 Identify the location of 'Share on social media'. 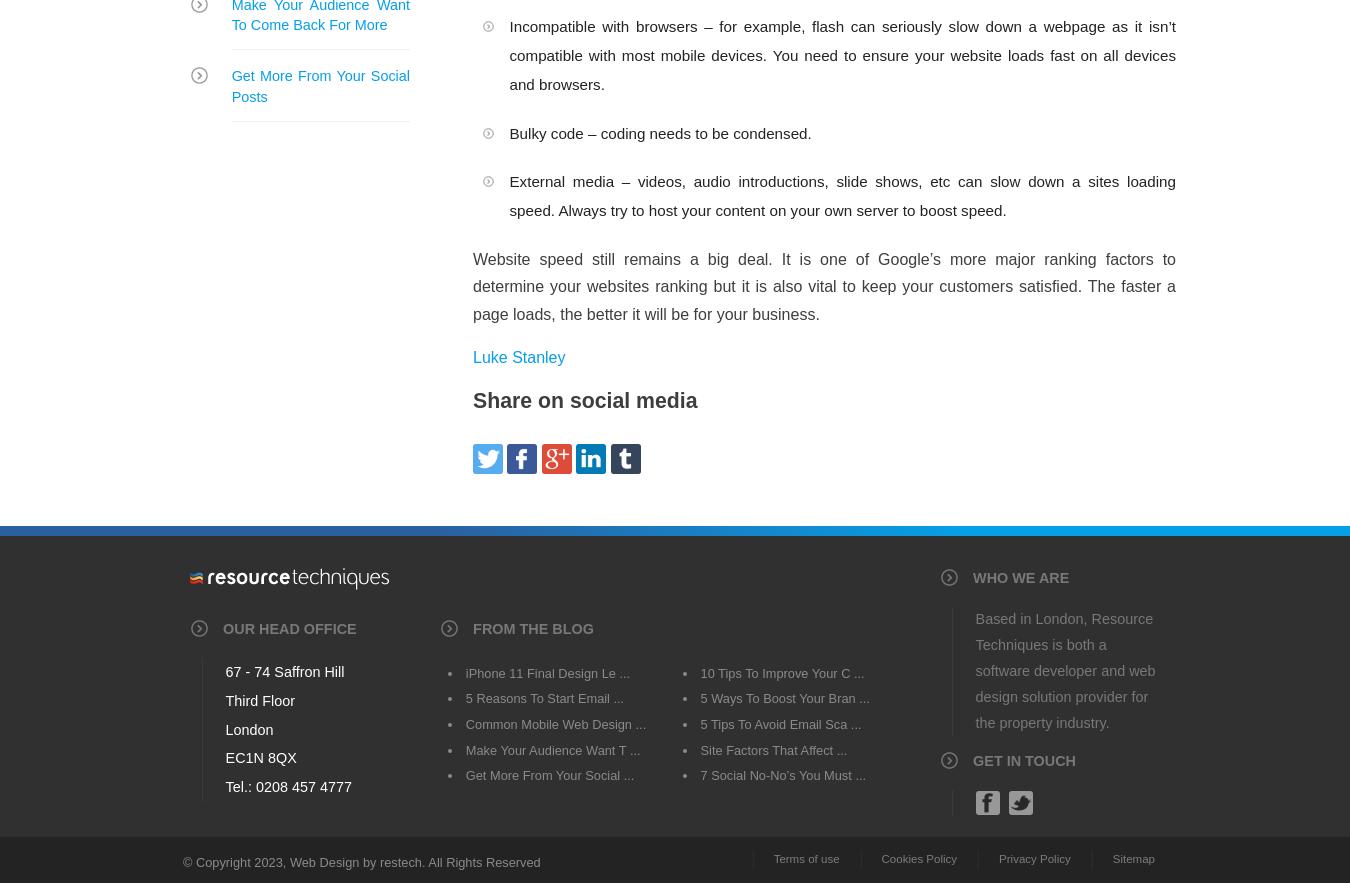
(584, 398).